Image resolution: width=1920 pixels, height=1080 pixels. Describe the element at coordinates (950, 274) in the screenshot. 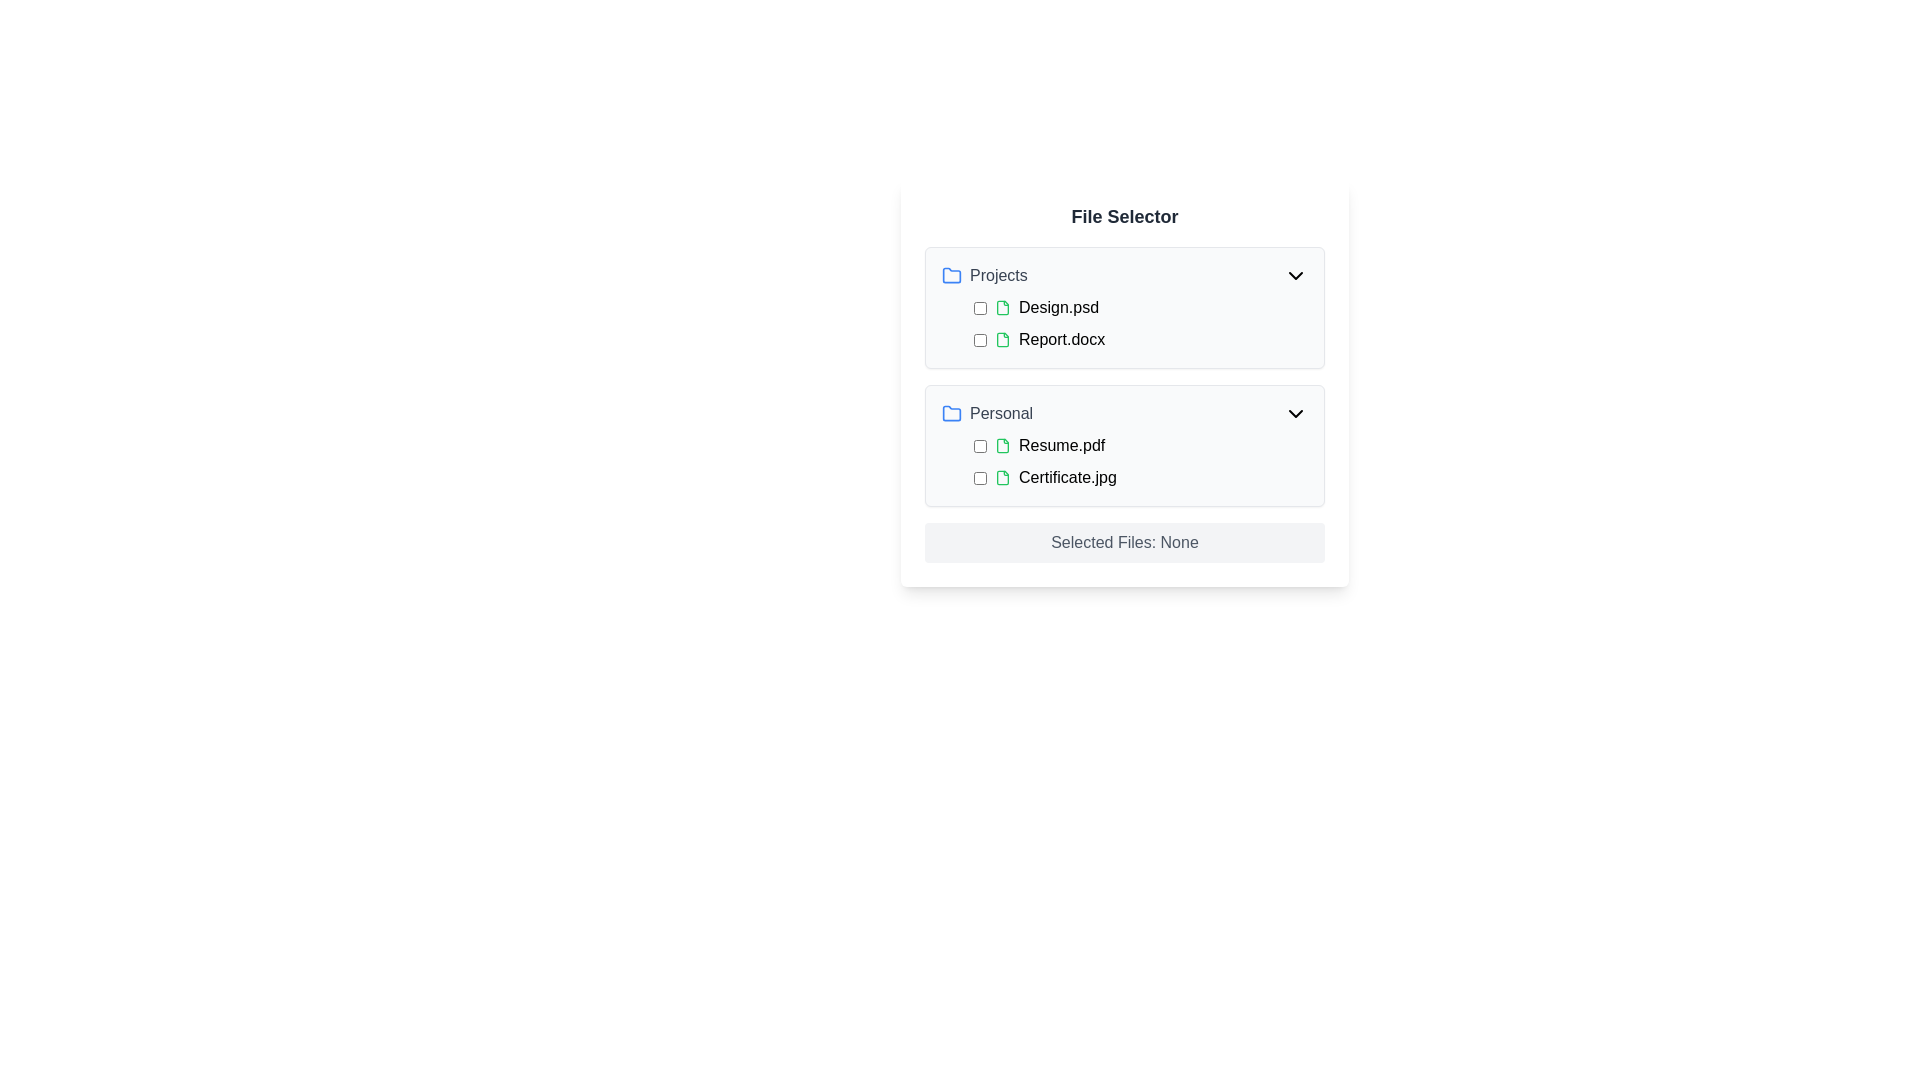

I see `the blue folder icon outlined in white, located next to the text 'Projects' in the 'File Selector' interface` at that location.